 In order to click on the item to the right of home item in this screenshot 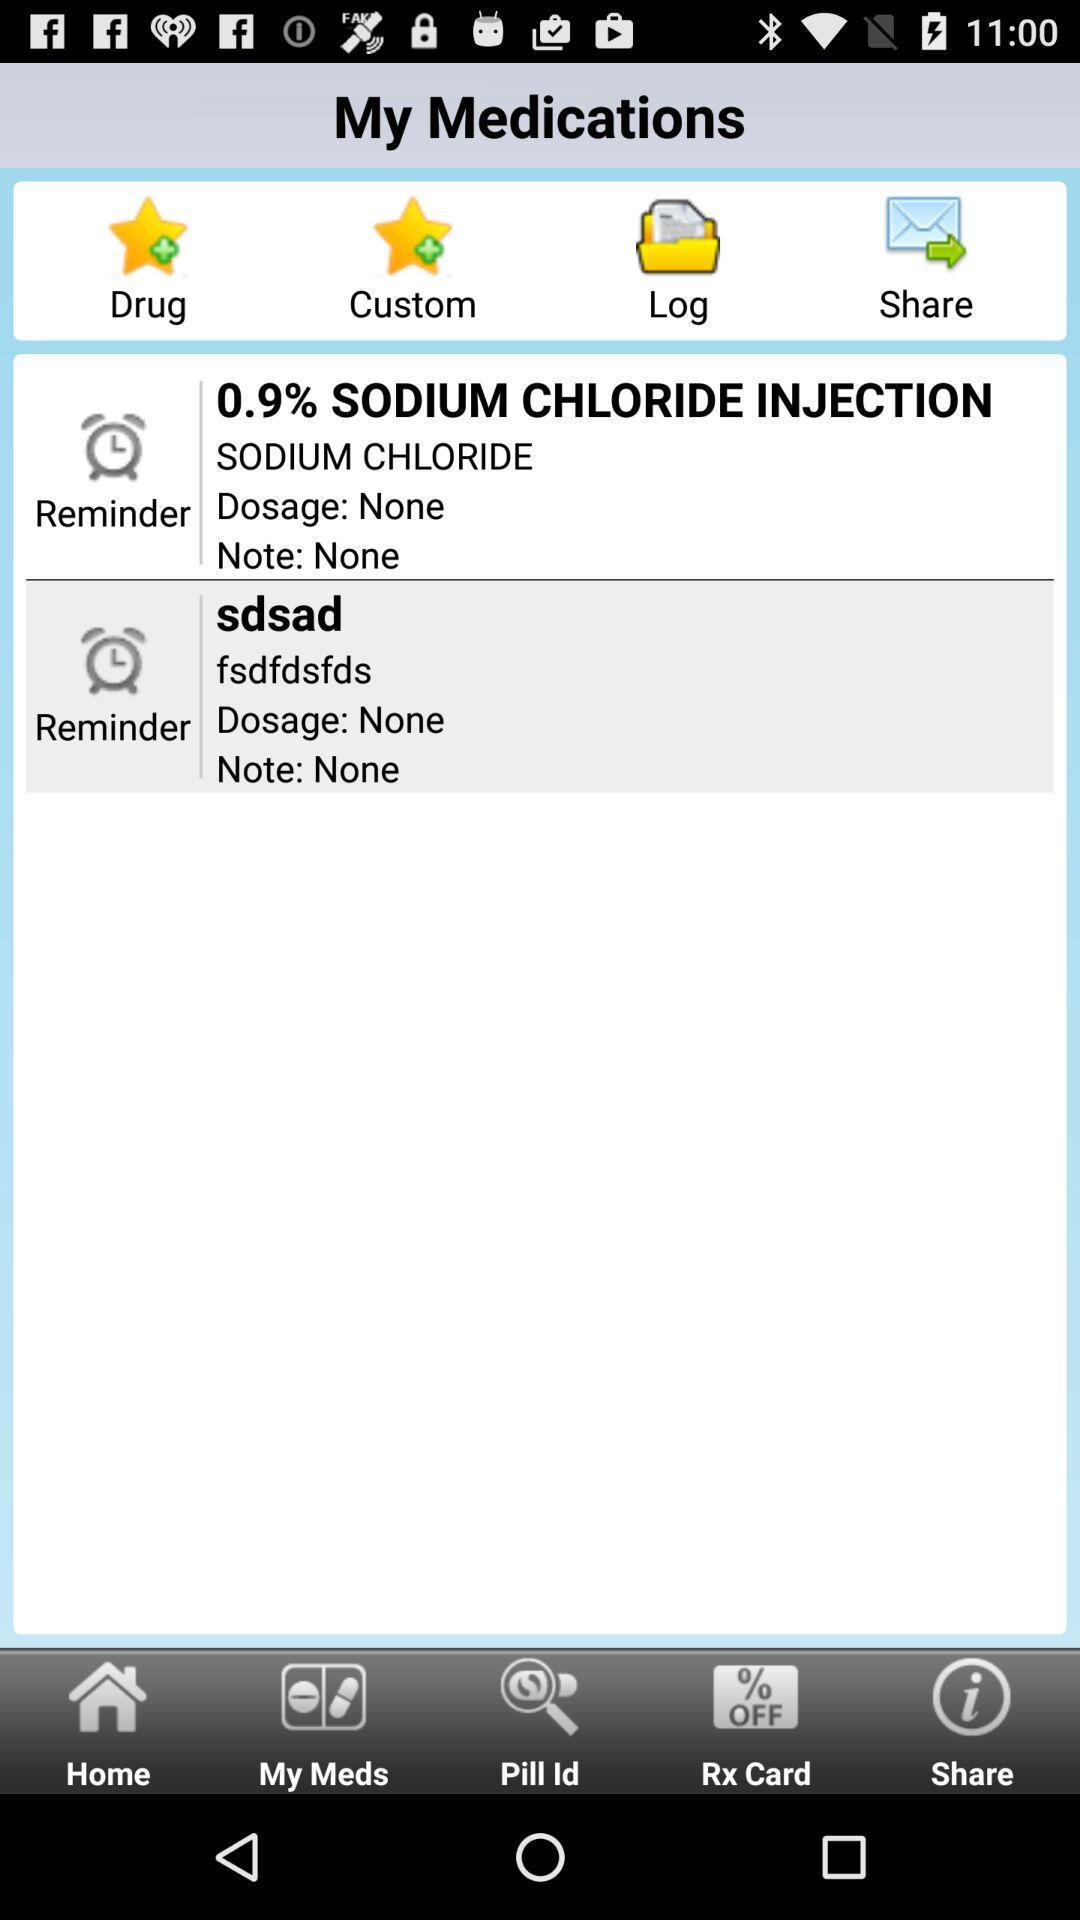, I will do `click(323, 1719)`.